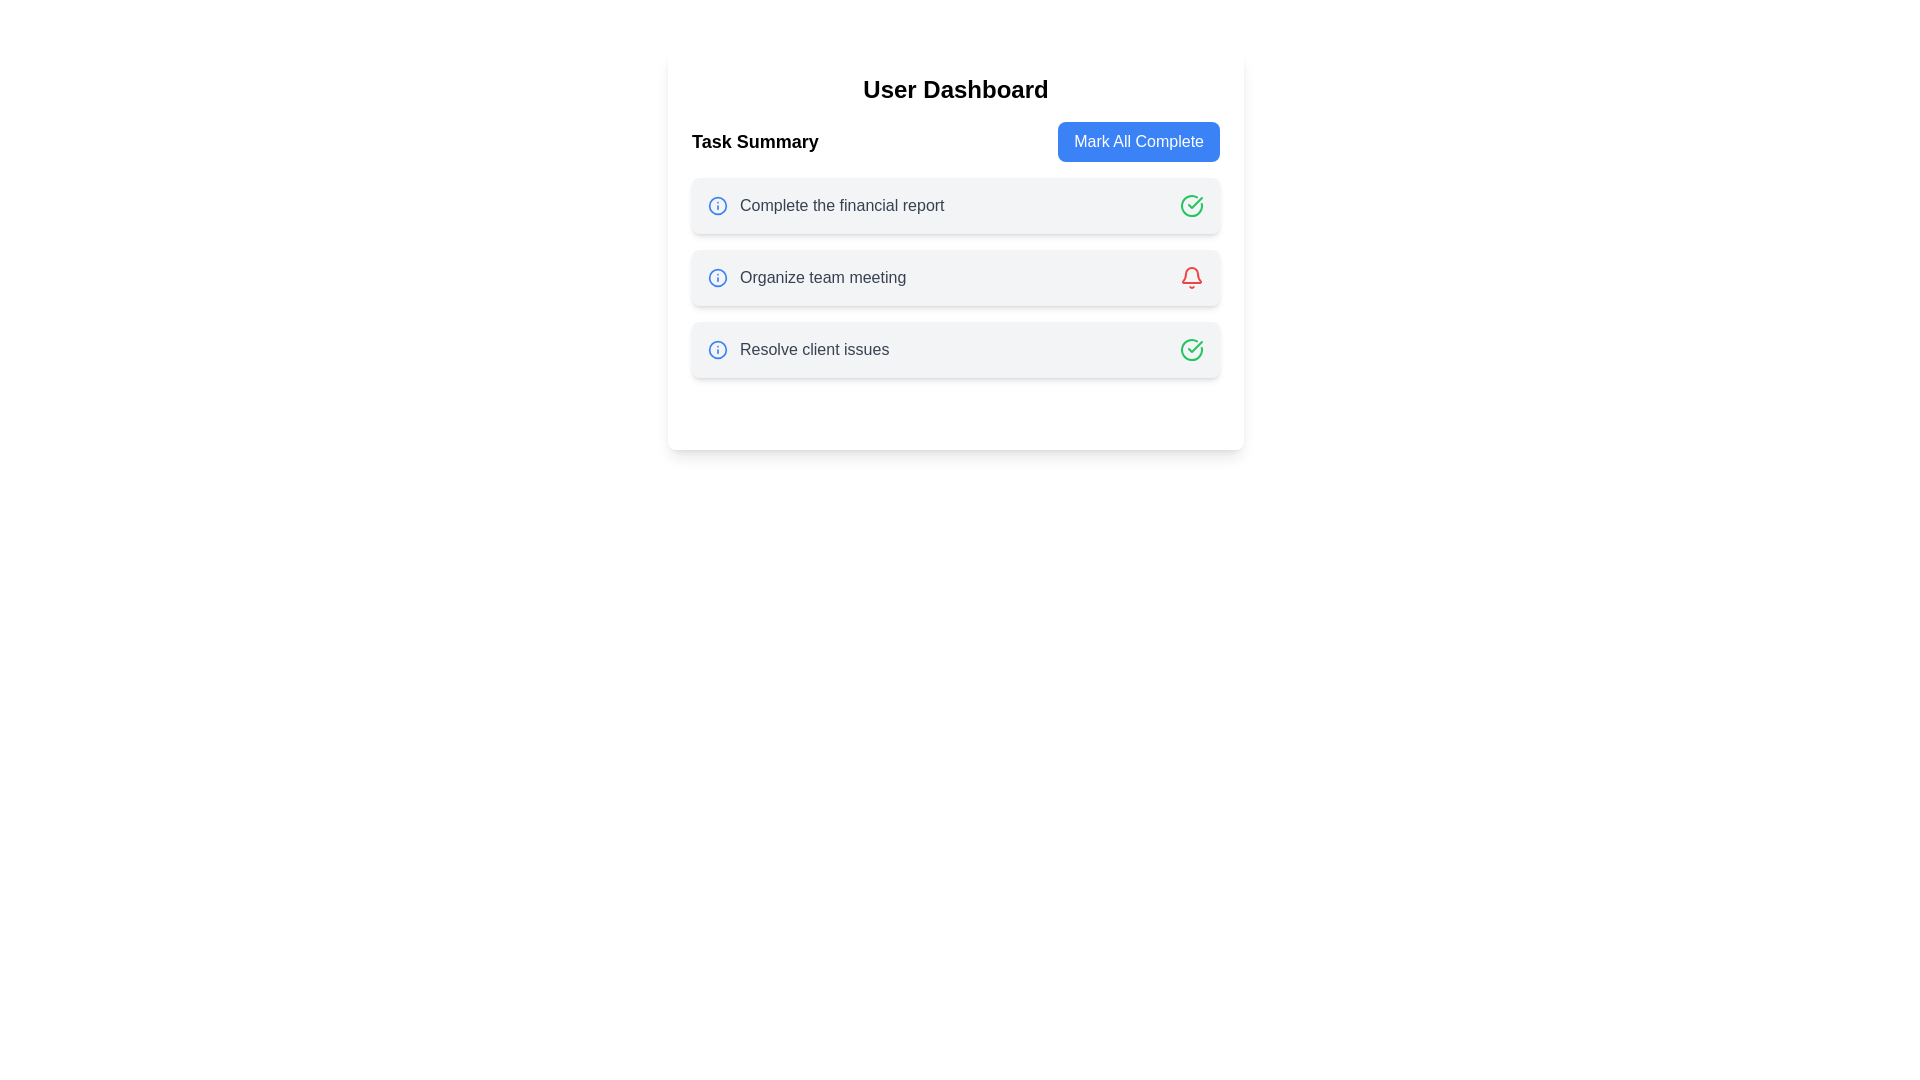 The height and width of the screenshot is (1080, 1920). I want to click on the informational icon for the task 'Organize team meeting' located in the 'Task Summary' section, so click(718, 277).